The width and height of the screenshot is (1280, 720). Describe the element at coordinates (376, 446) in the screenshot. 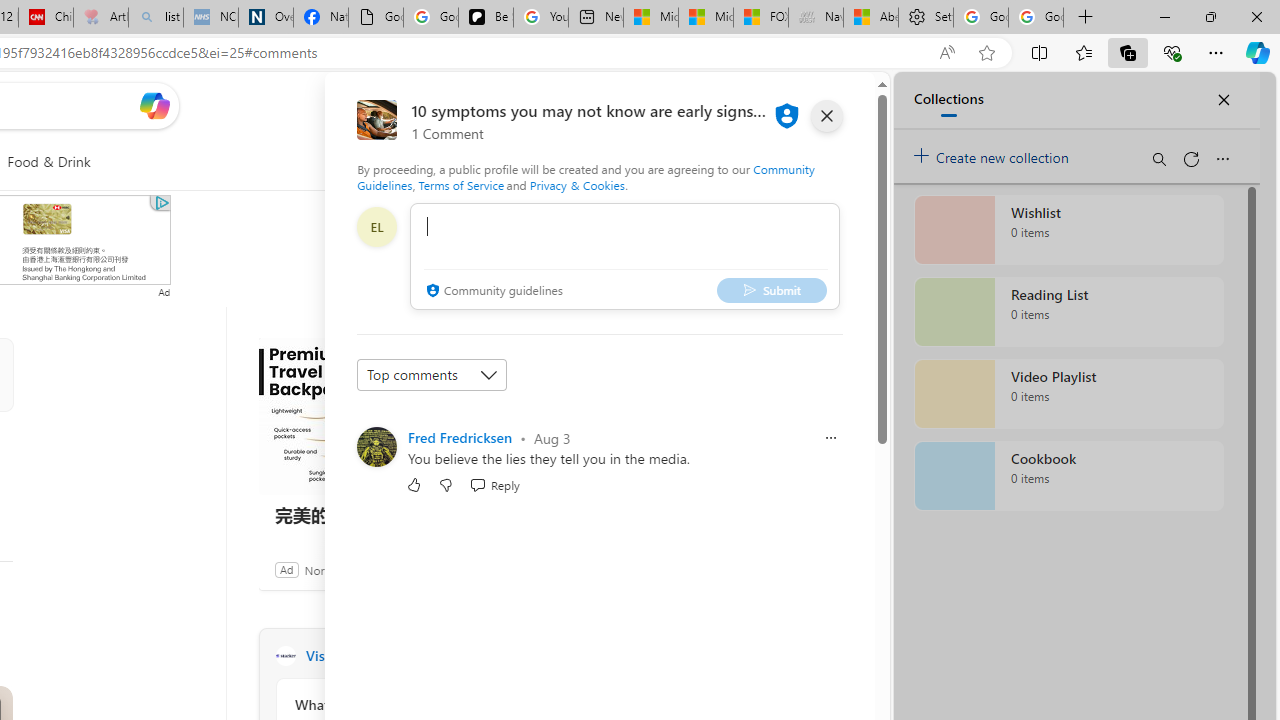

I see `'Profile Picture'` at that location.